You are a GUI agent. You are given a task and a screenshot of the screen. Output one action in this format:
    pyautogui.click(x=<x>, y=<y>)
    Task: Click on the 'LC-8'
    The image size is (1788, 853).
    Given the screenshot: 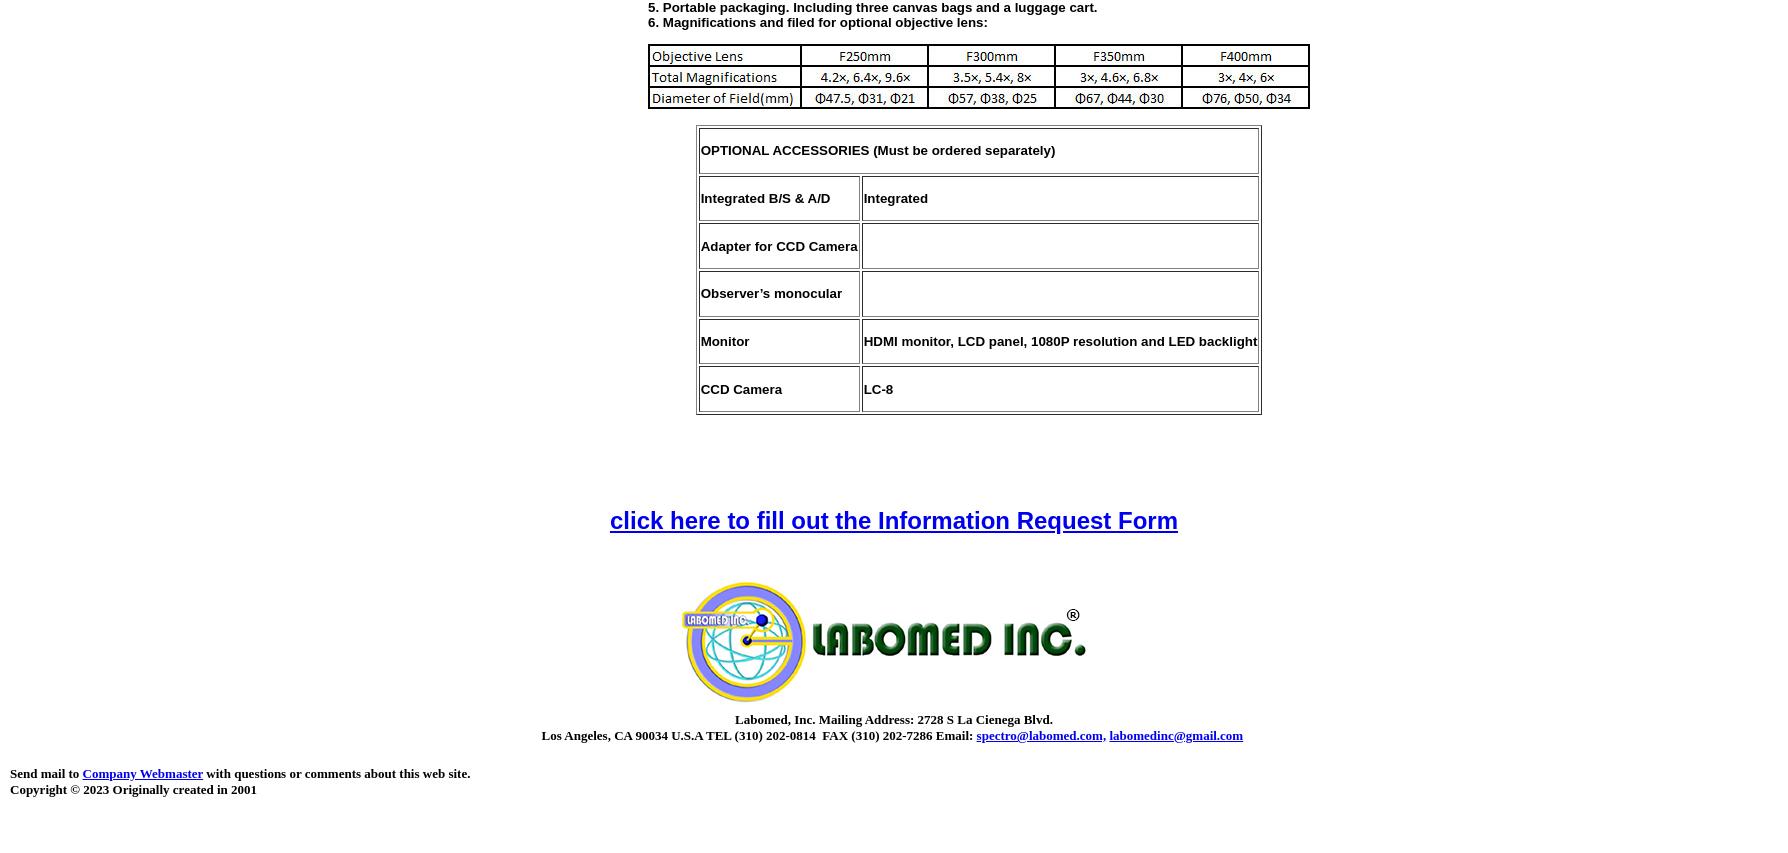 What is the action you would take?
    pyautogui.click(x=877, y=388)
    